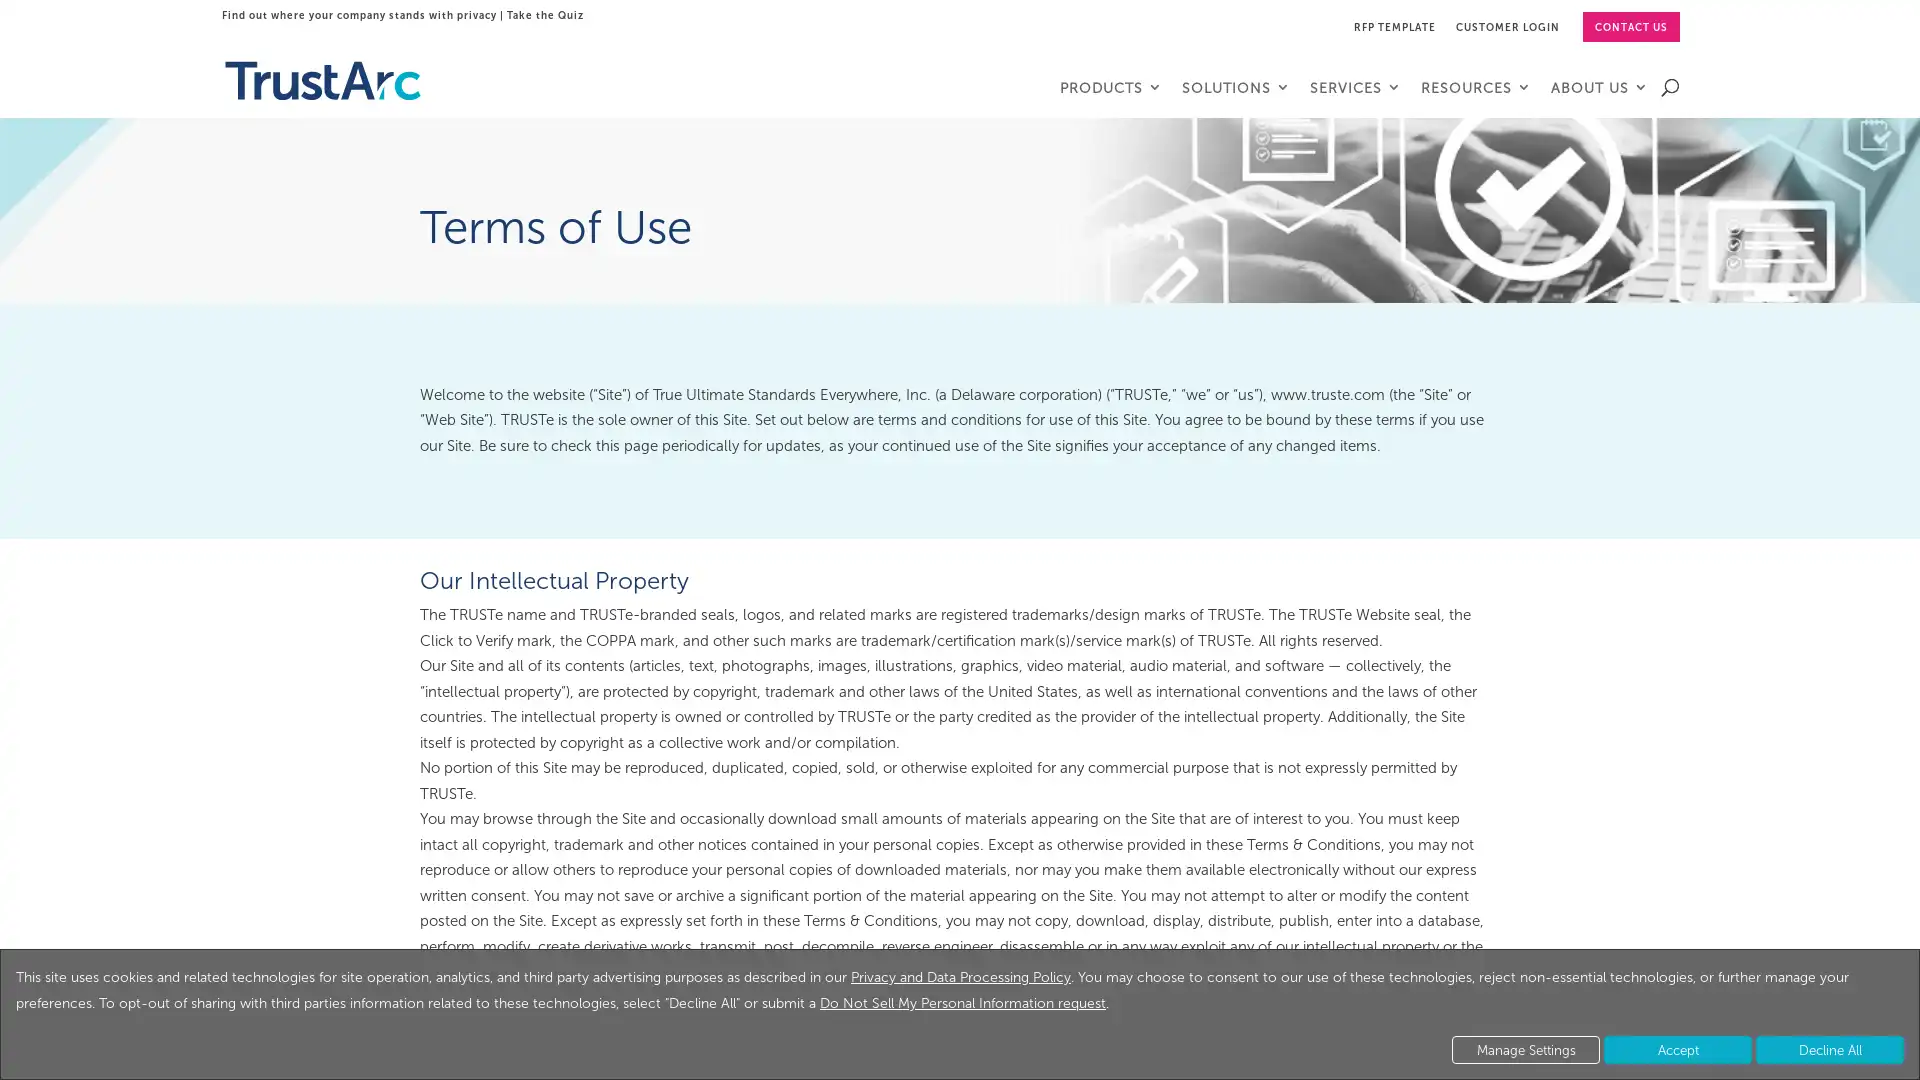 Image resolution: width=1920 pixels, height=1080 pixels. Describe the element at coordinates (1678, 1048) in the screenshot. I see `Accept` at that location.